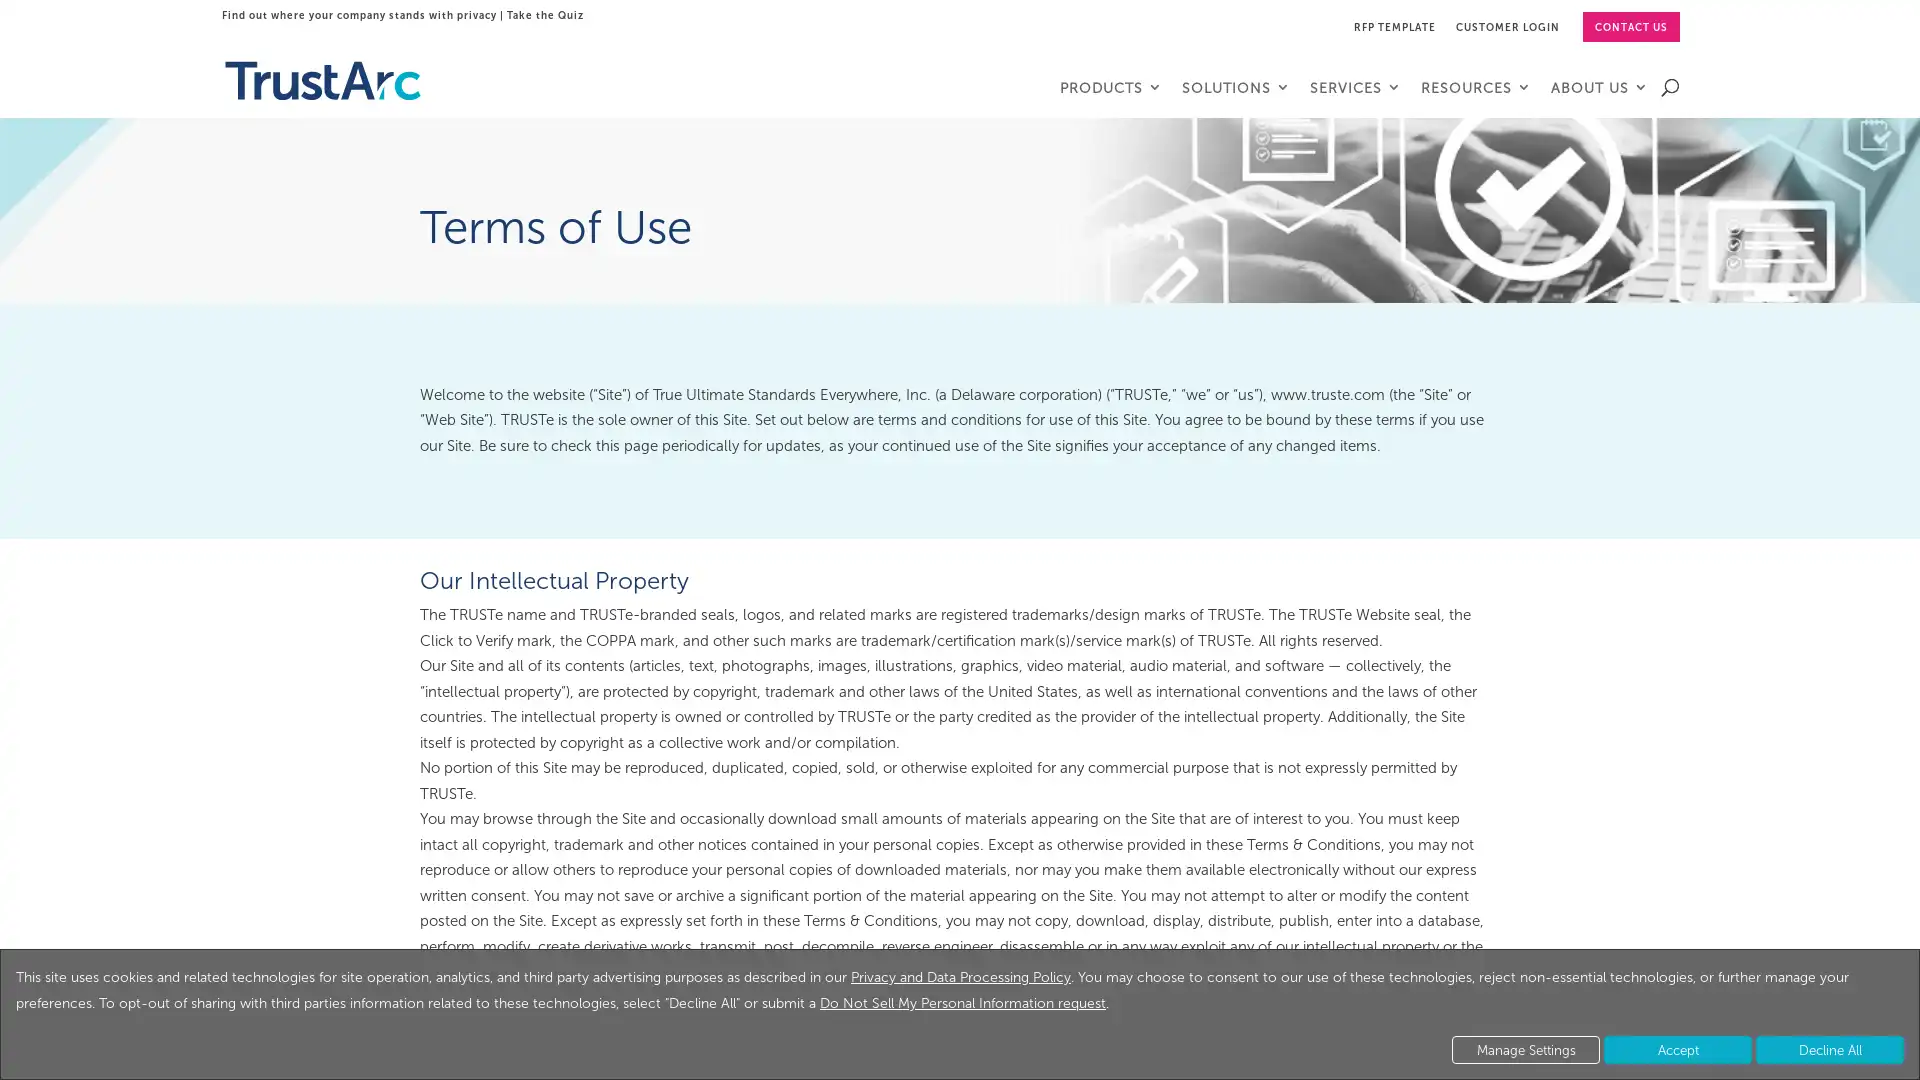 Image resolution: width=1920 pixels, height=1080 pixels. Describe the element at coordinates (1678, 1048) in the screenshot. I see `Accept` at that location.